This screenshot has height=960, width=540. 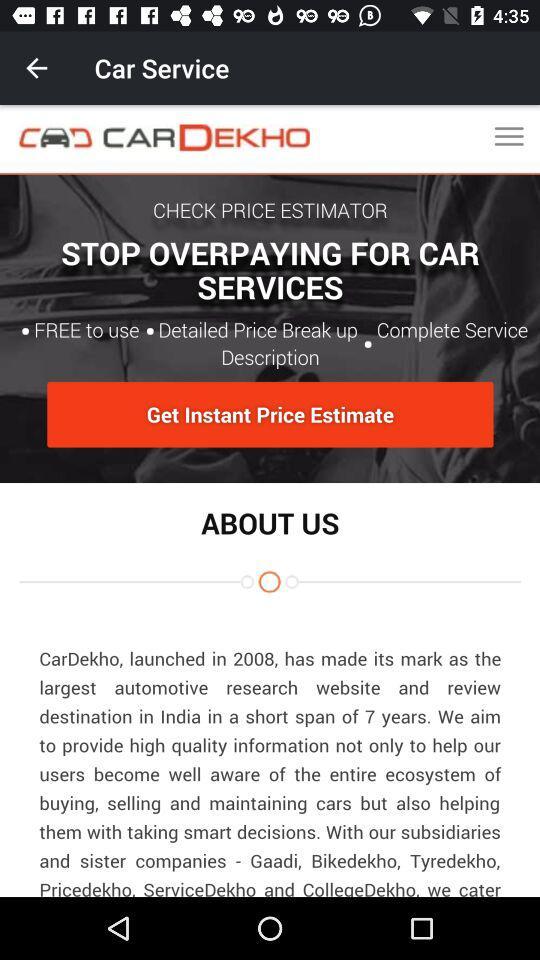 I want to click on go back, so click(x=36, y=68).